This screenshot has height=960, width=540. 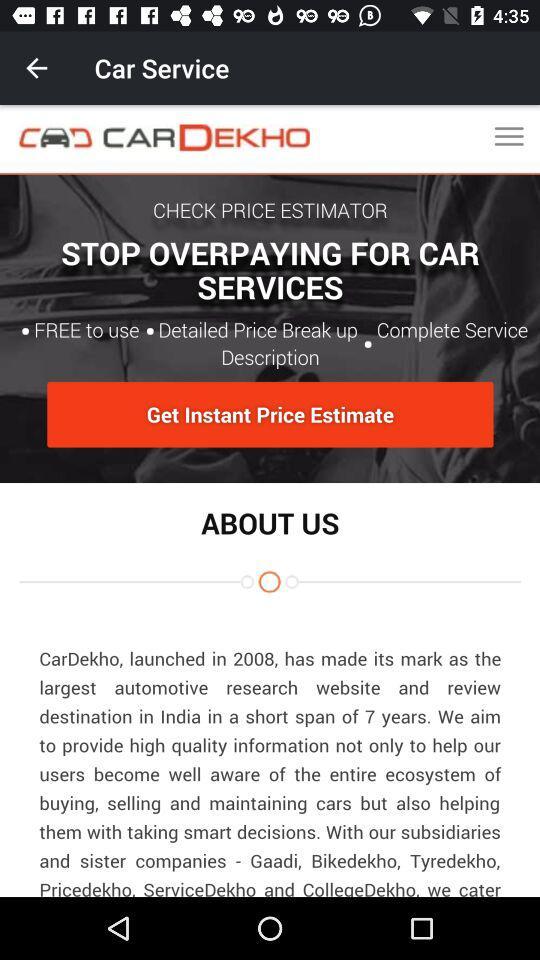 I want to click on go back, so click(x=36, y=68).